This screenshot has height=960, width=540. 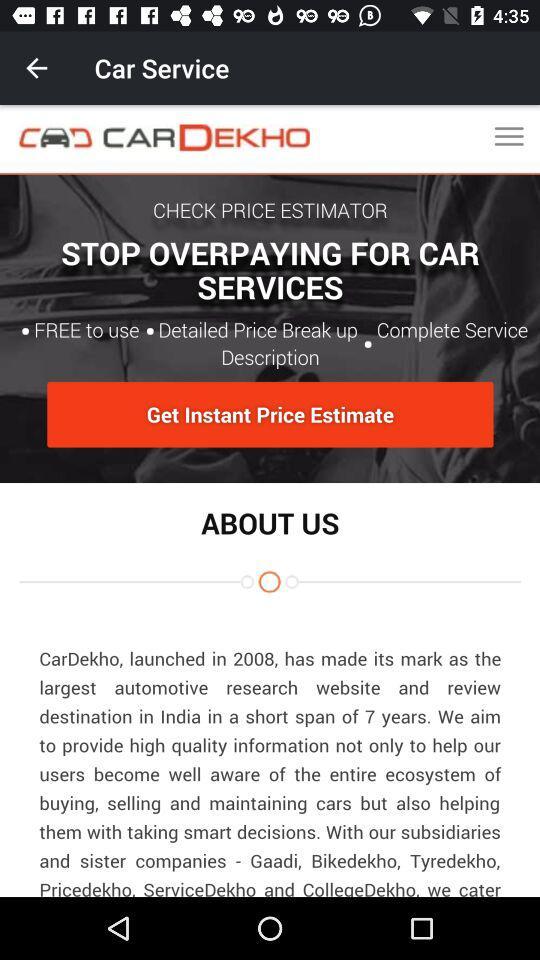 I want to click on go back, so click(x=36, y=68).